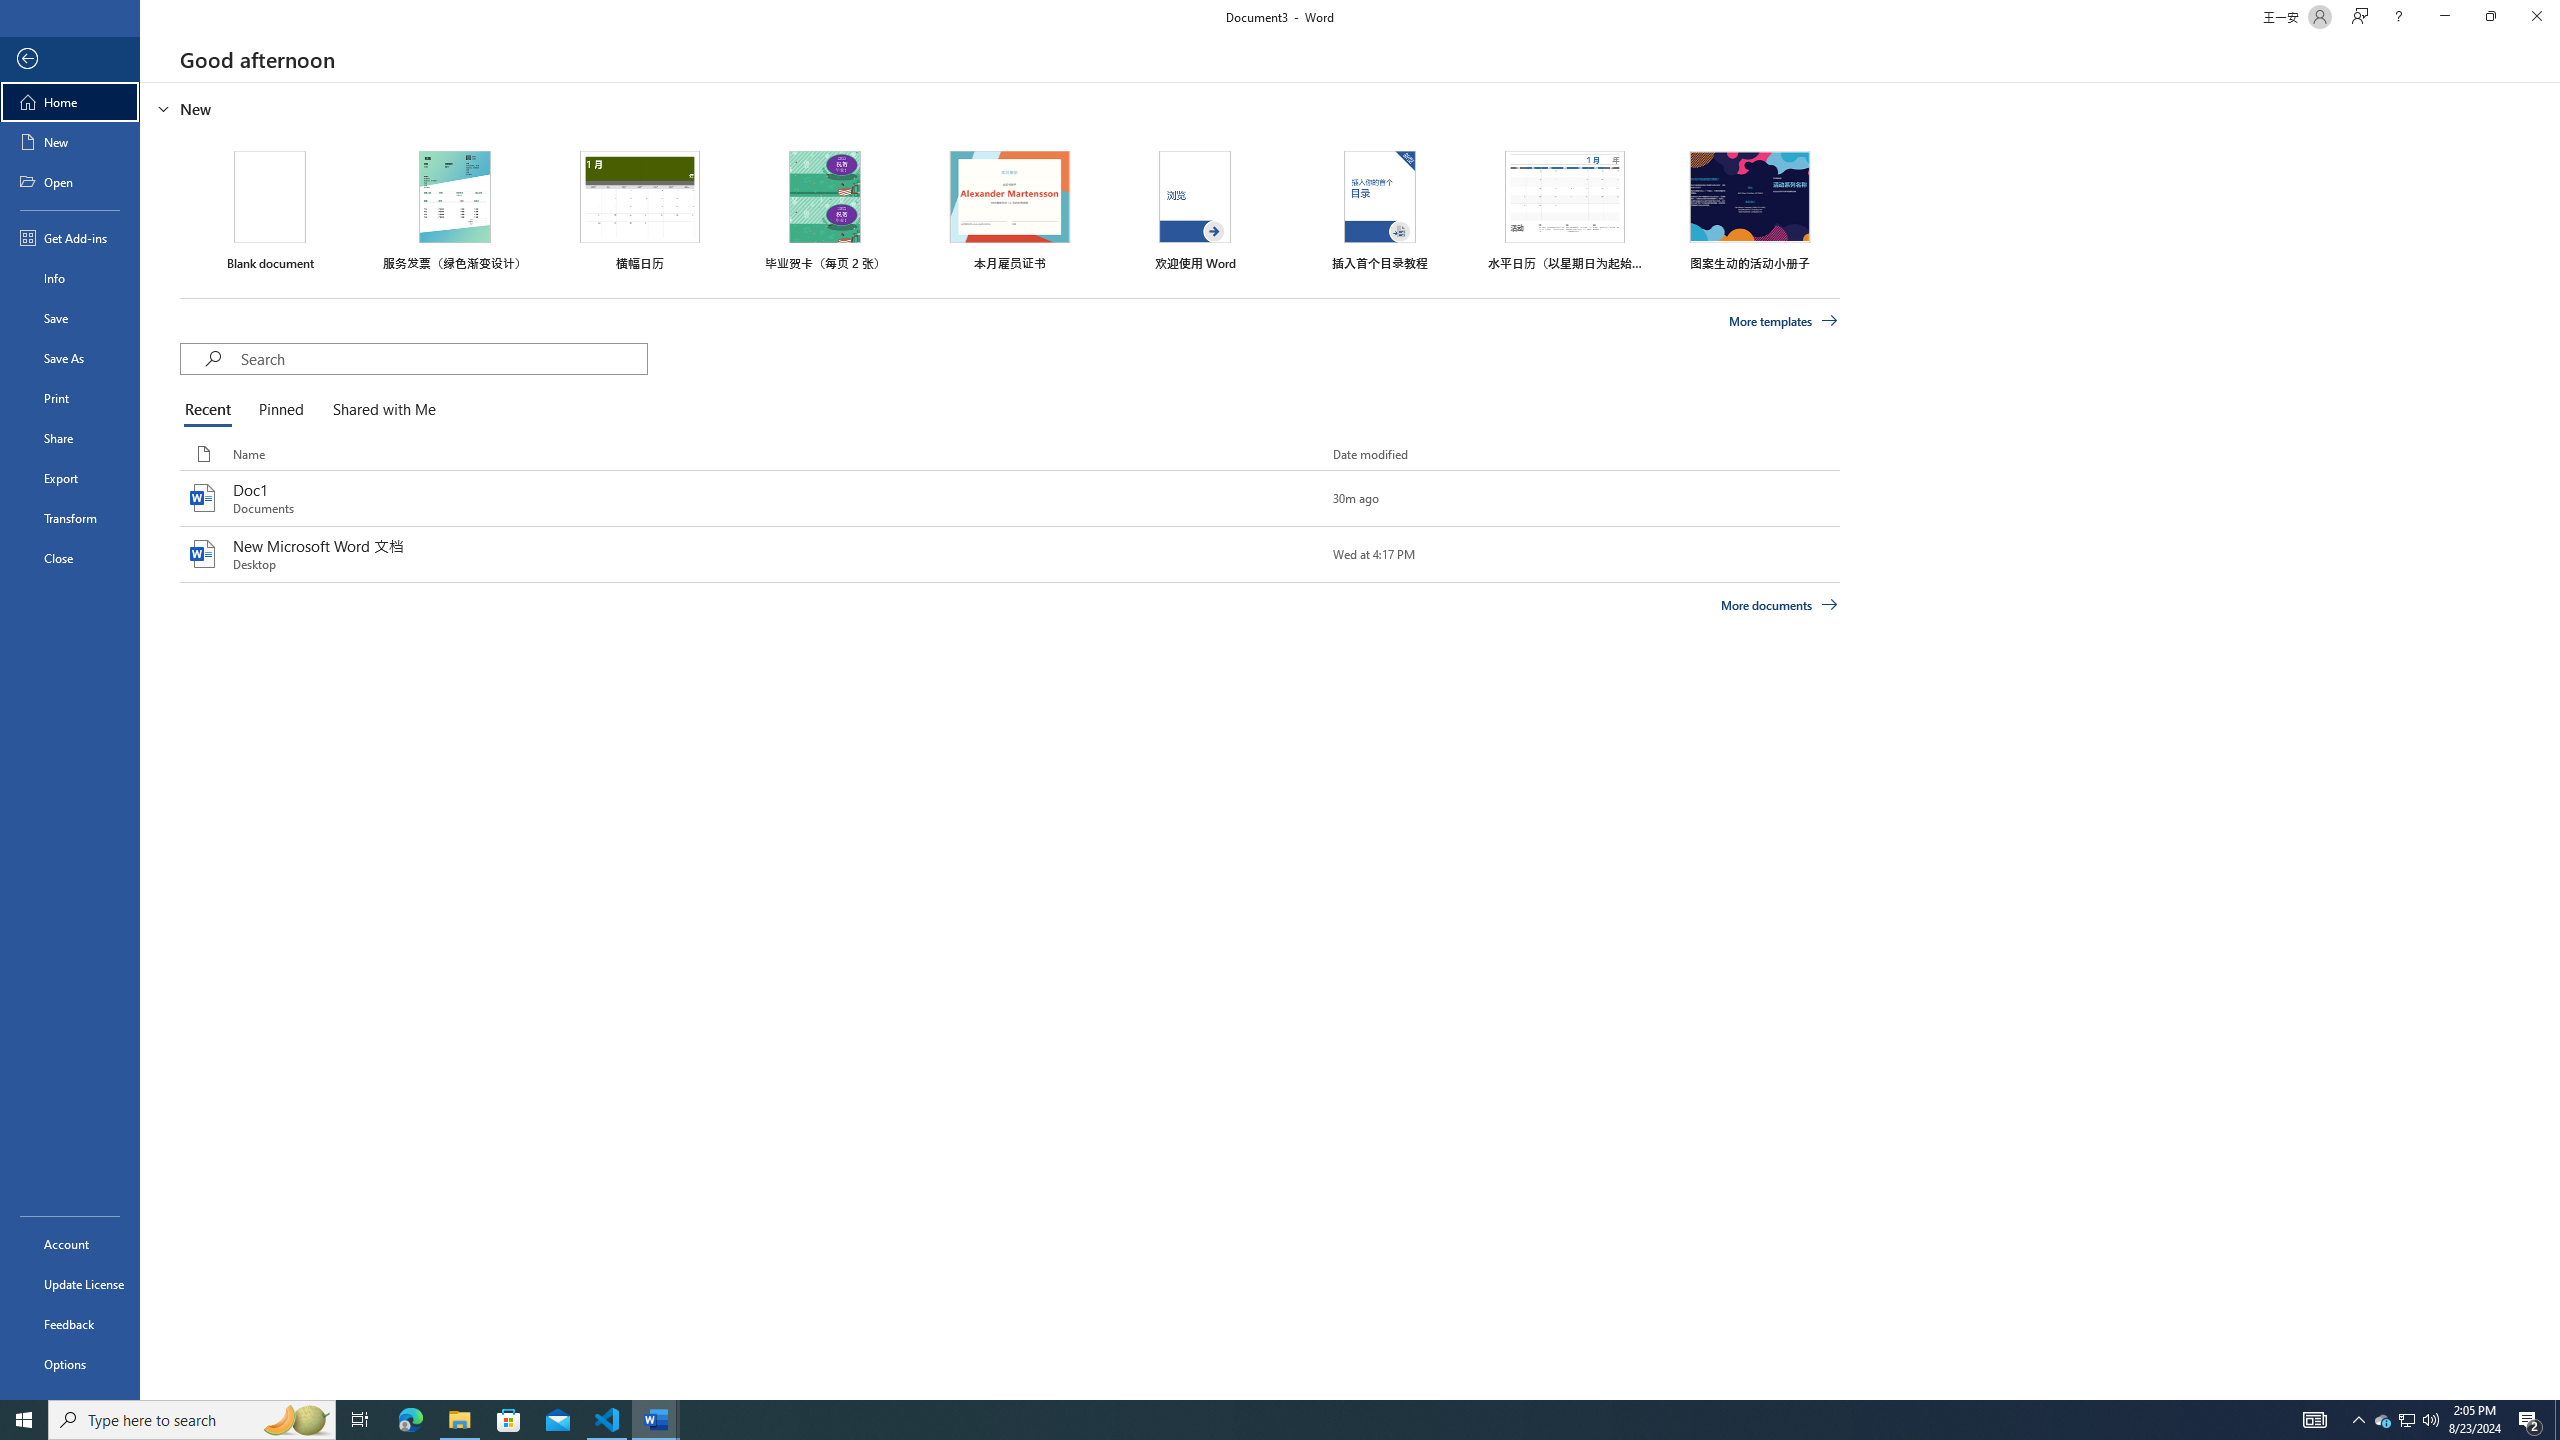  I want to click on 'Class: NetUIScrollBar', so click(2551, 740).